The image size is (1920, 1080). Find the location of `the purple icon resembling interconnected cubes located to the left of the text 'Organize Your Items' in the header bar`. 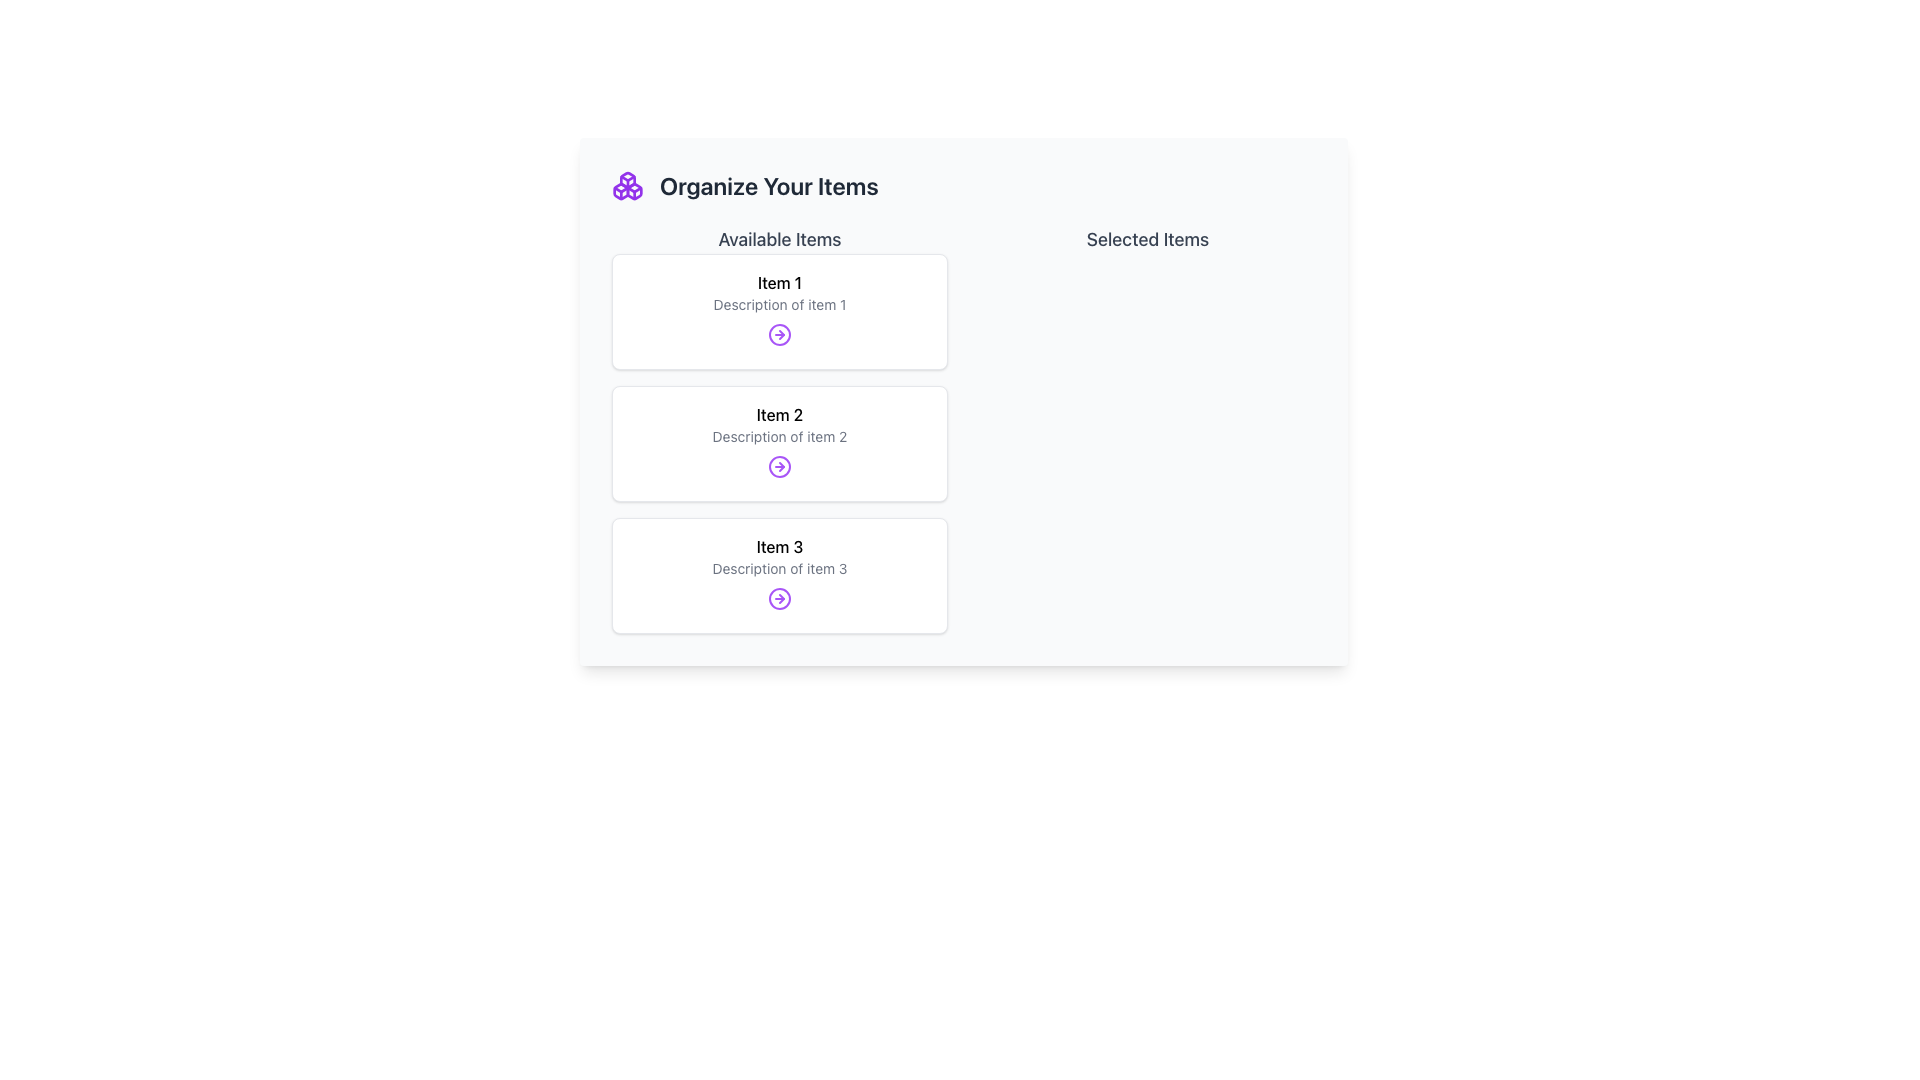

the purple icon resembling interconnected cubes located to the left of the text 'Organize Your Items' in the header bar is located at coordinates (627, 185).